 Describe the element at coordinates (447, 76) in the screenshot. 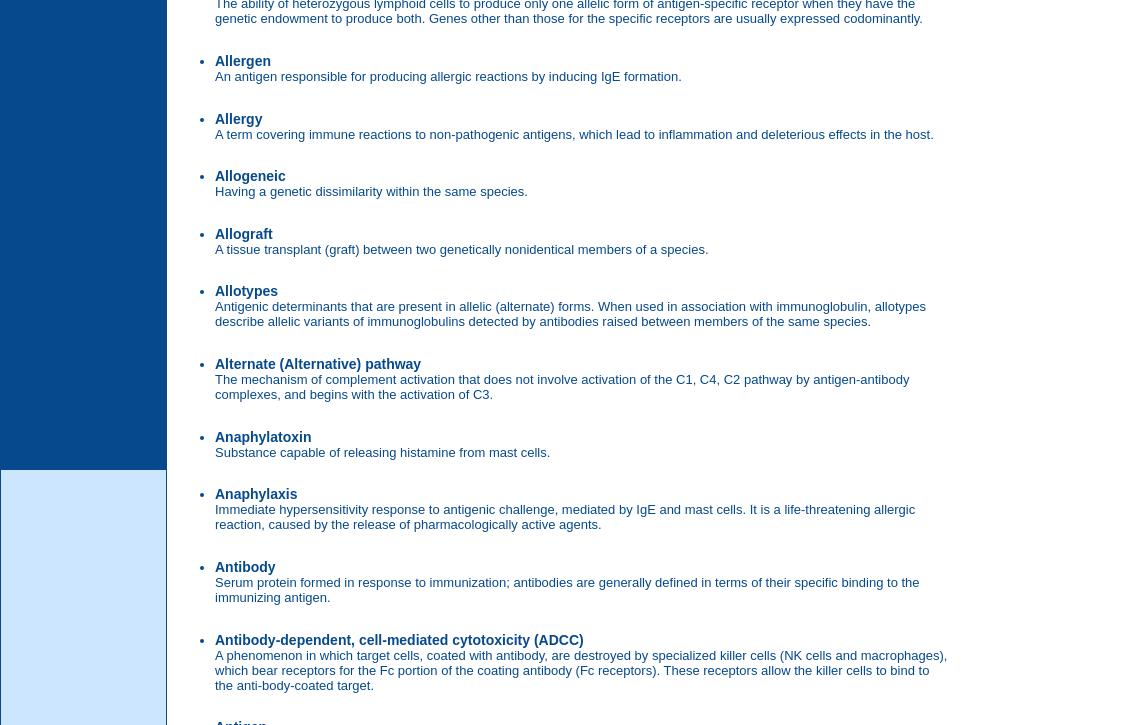

I see `'An antigen responsible for producing allergic reactions by inducing IgE formation.'` at that location.